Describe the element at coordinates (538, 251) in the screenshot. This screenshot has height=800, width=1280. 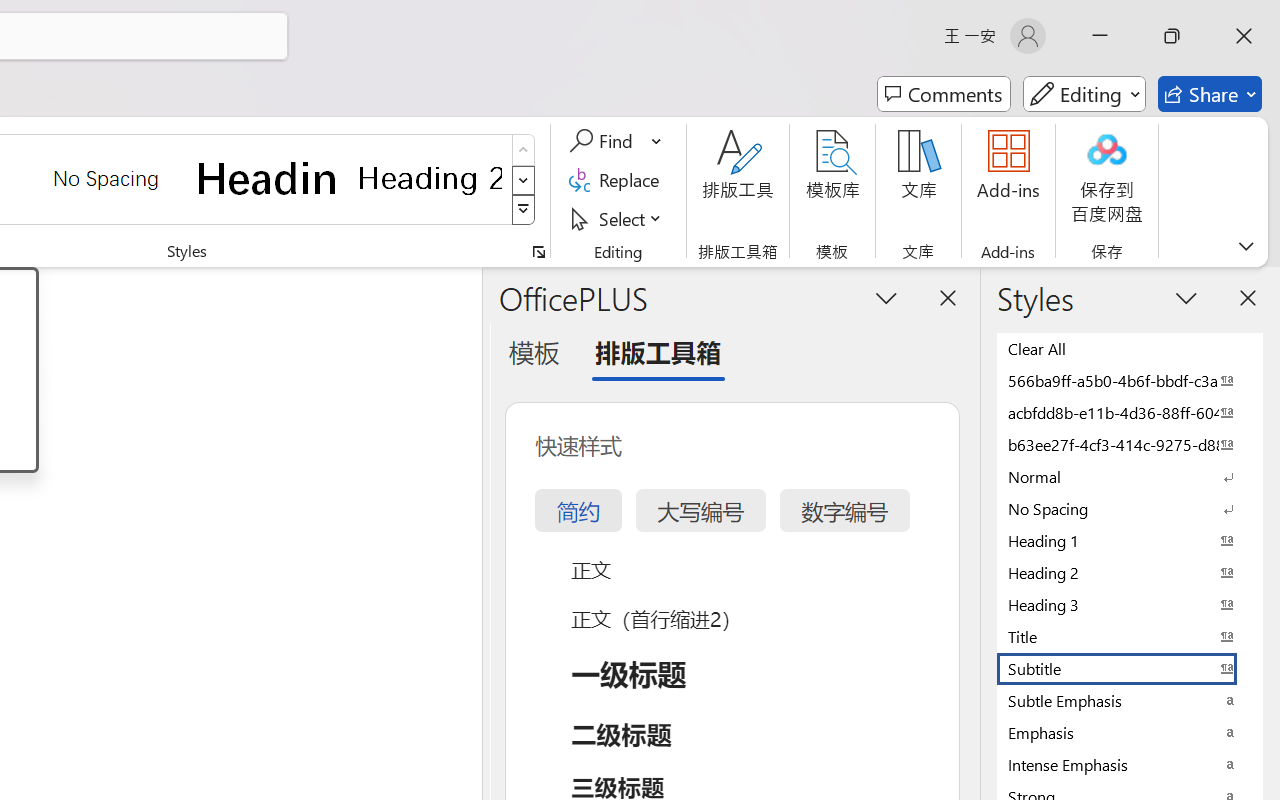
I see `'Styles...'` at that location.